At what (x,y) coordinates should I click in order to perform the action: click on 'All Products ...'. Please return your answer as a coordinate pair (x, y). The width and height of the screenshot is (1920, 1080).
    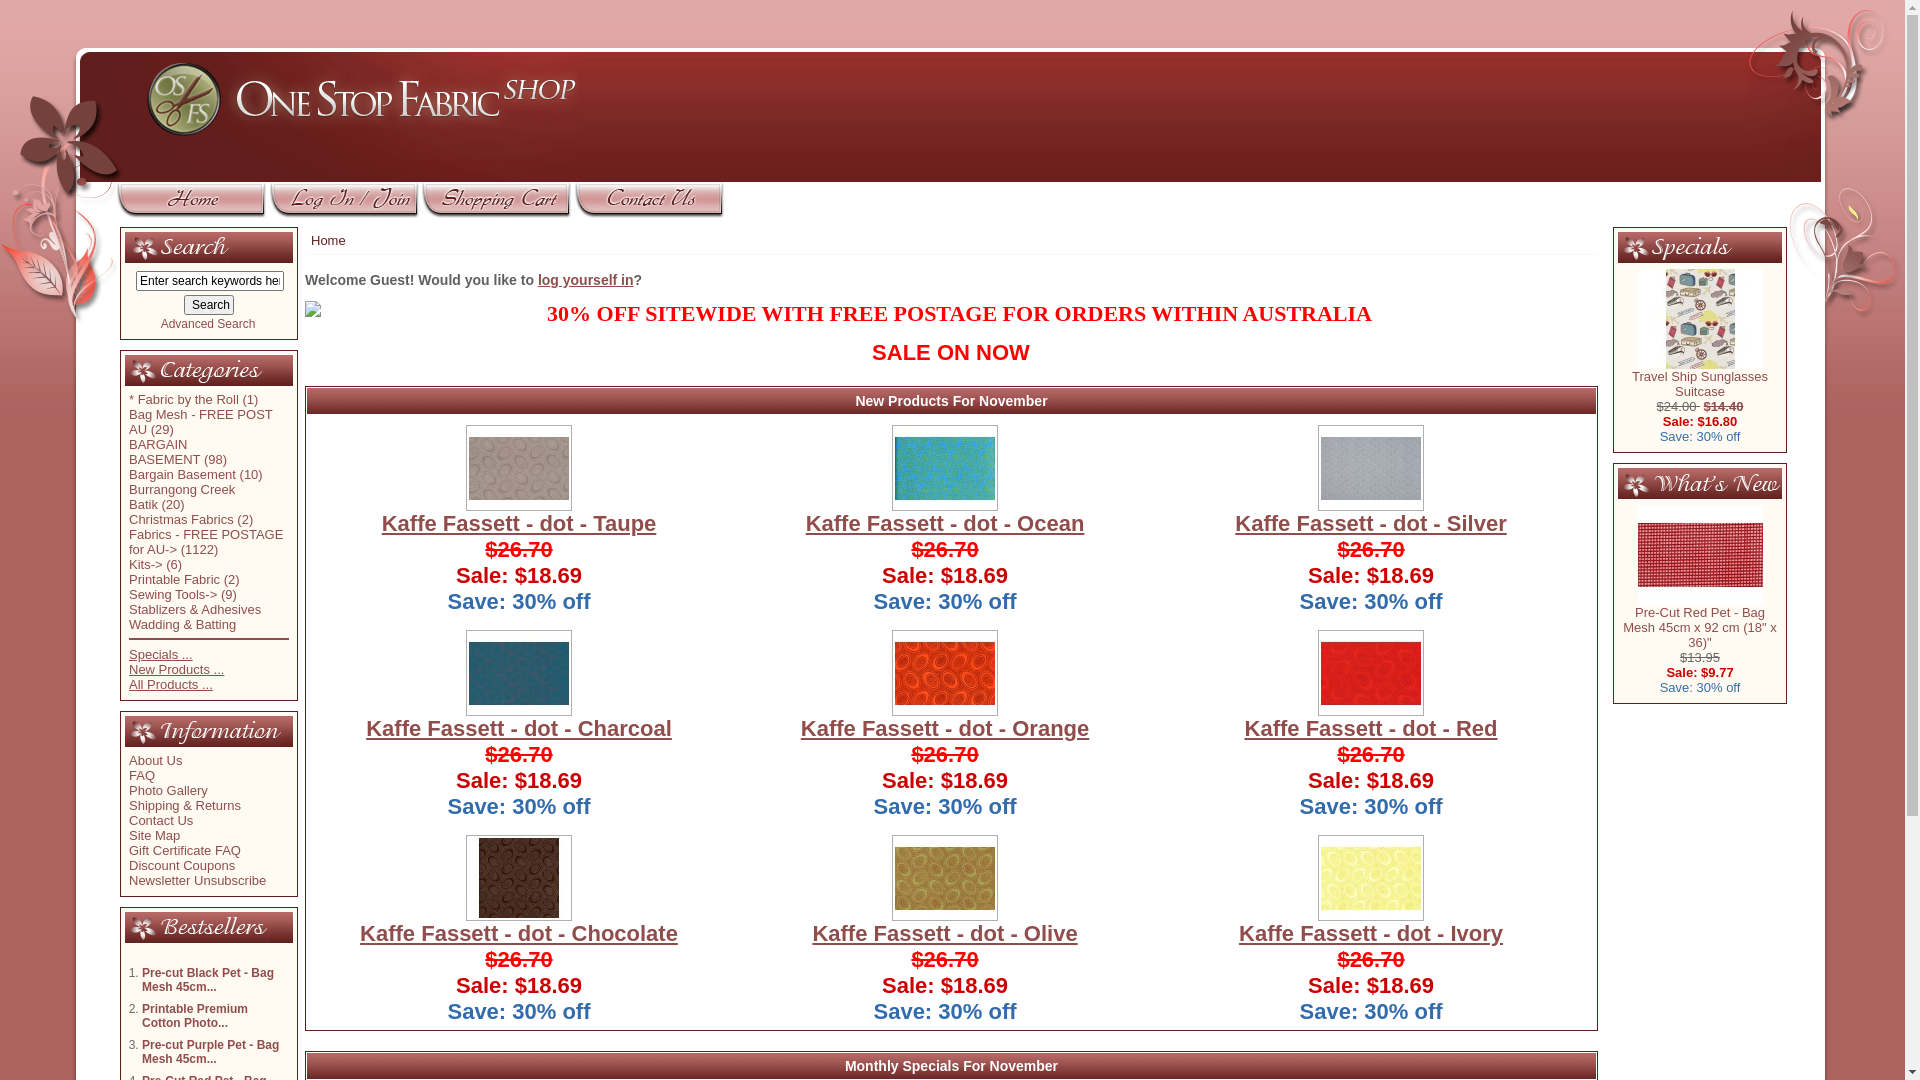
    Looking at the image, I should click on (128, 682).